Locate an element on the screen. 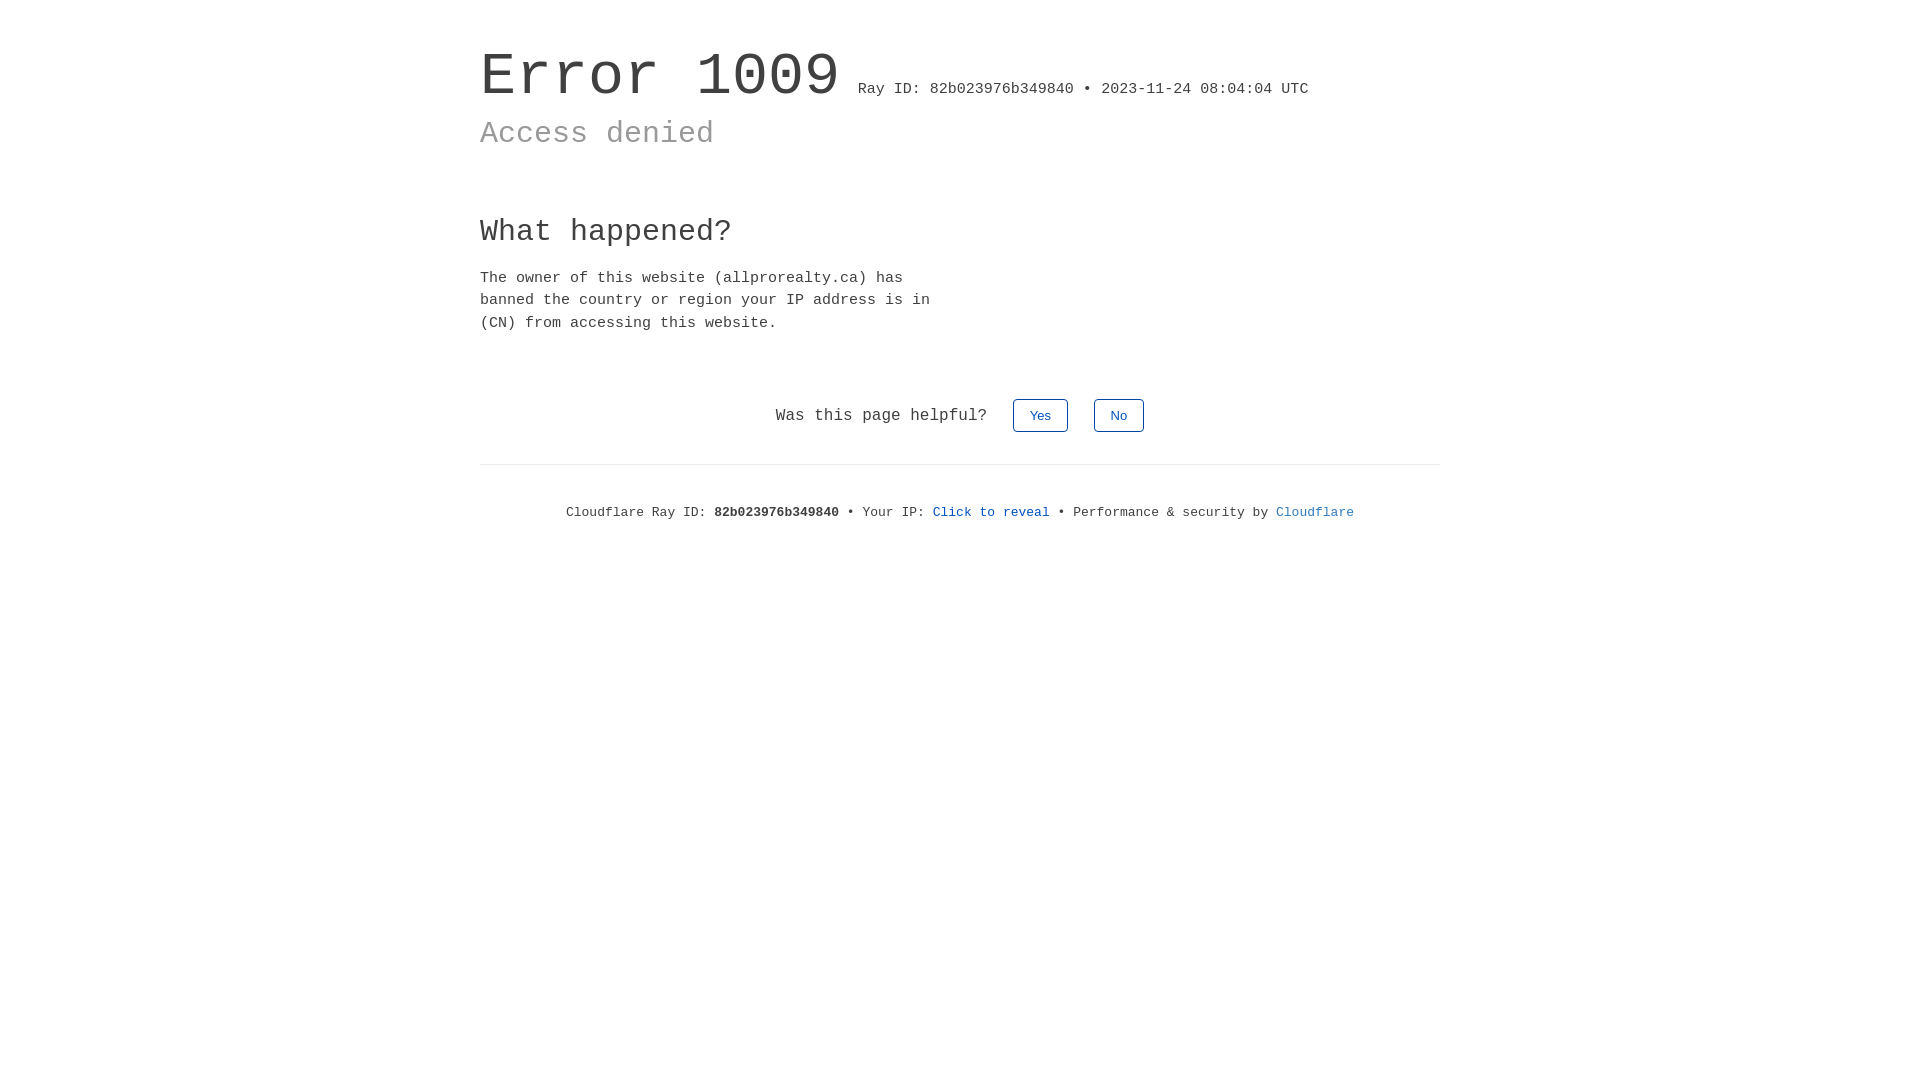 The width and height of the screenshot is (1920, 1080). 'No' is located at coordinates (1118, 414).